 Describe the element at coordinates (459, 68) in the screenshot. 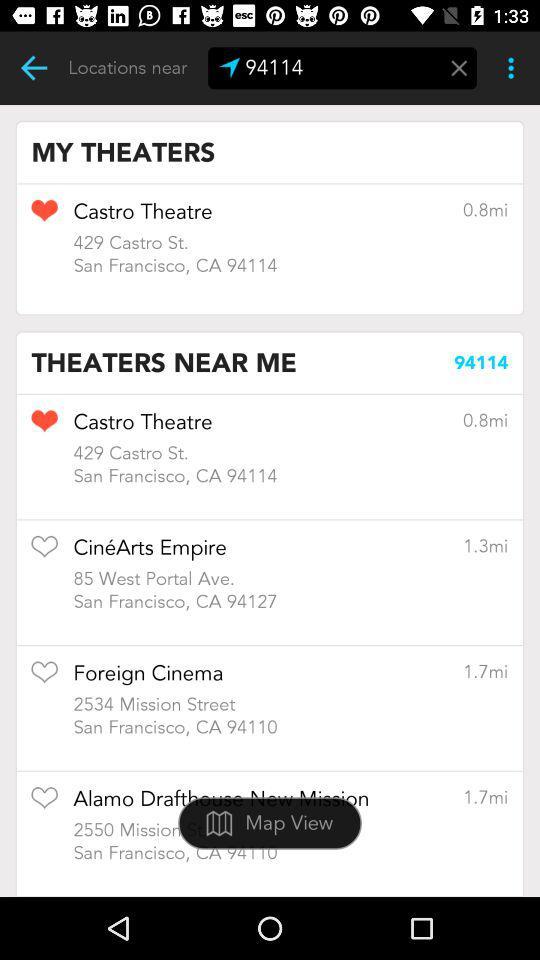

I see `menu page` at that location.